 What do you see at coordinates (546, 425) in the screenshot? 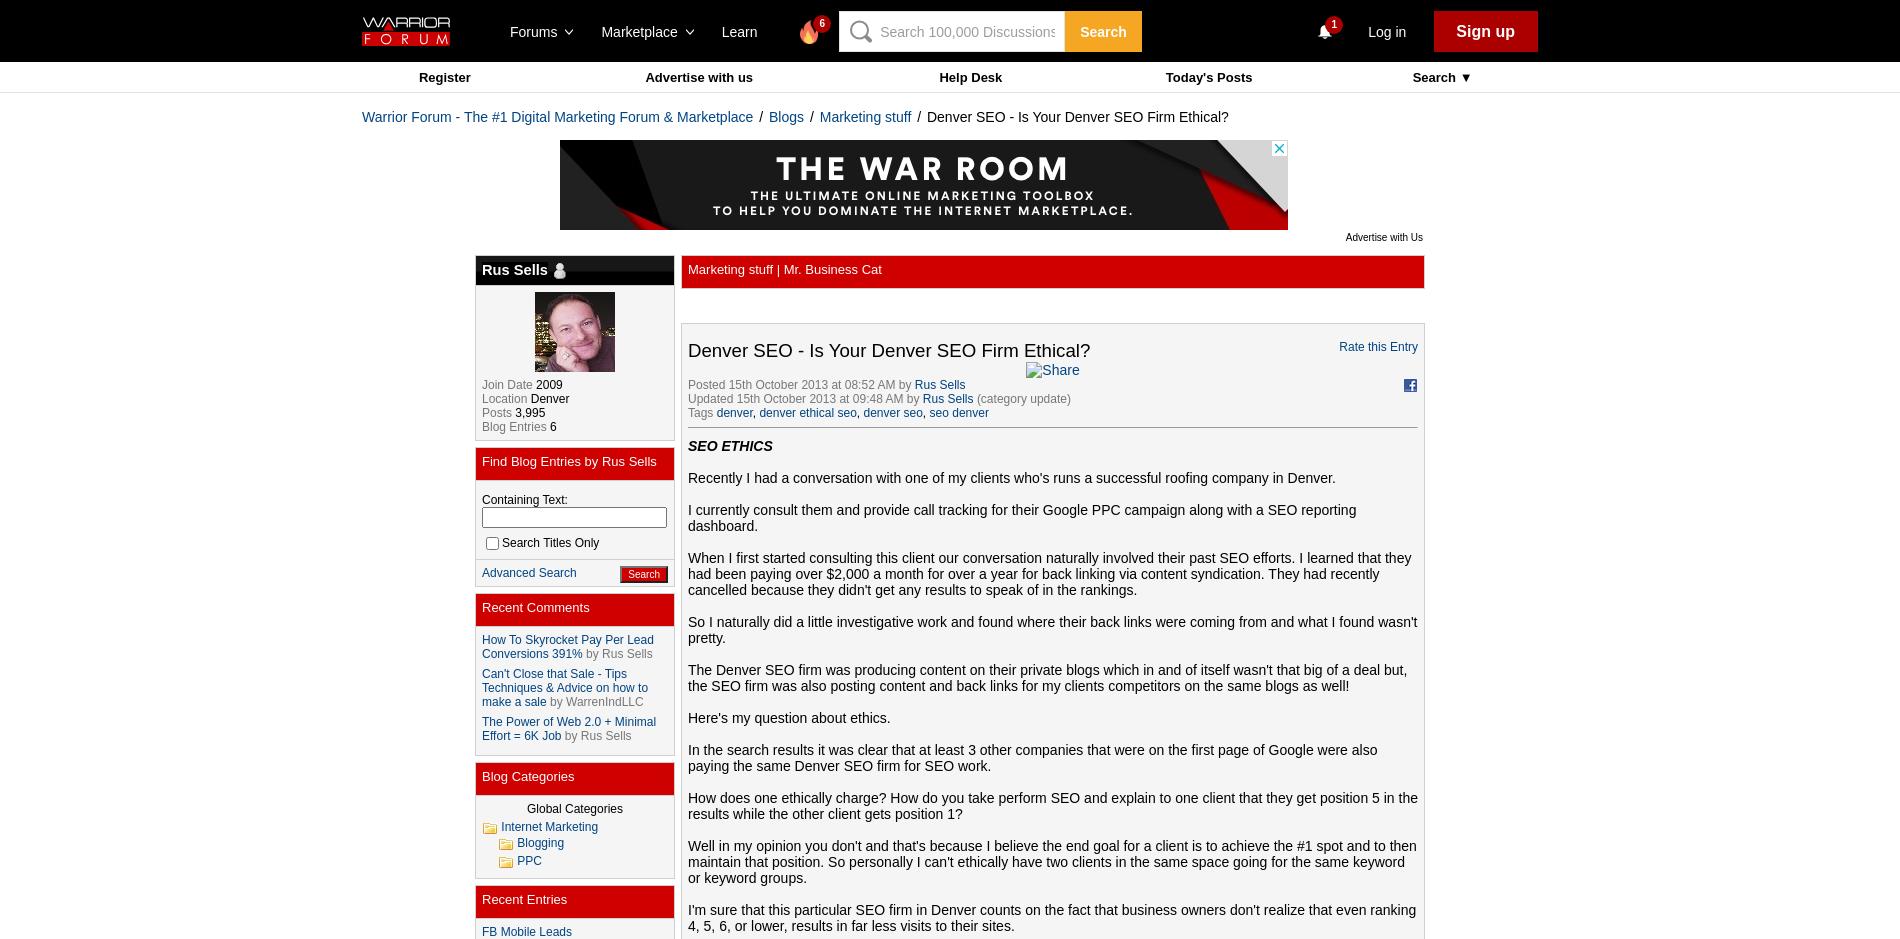
I see `'6'` at bounding box center [546, 425].